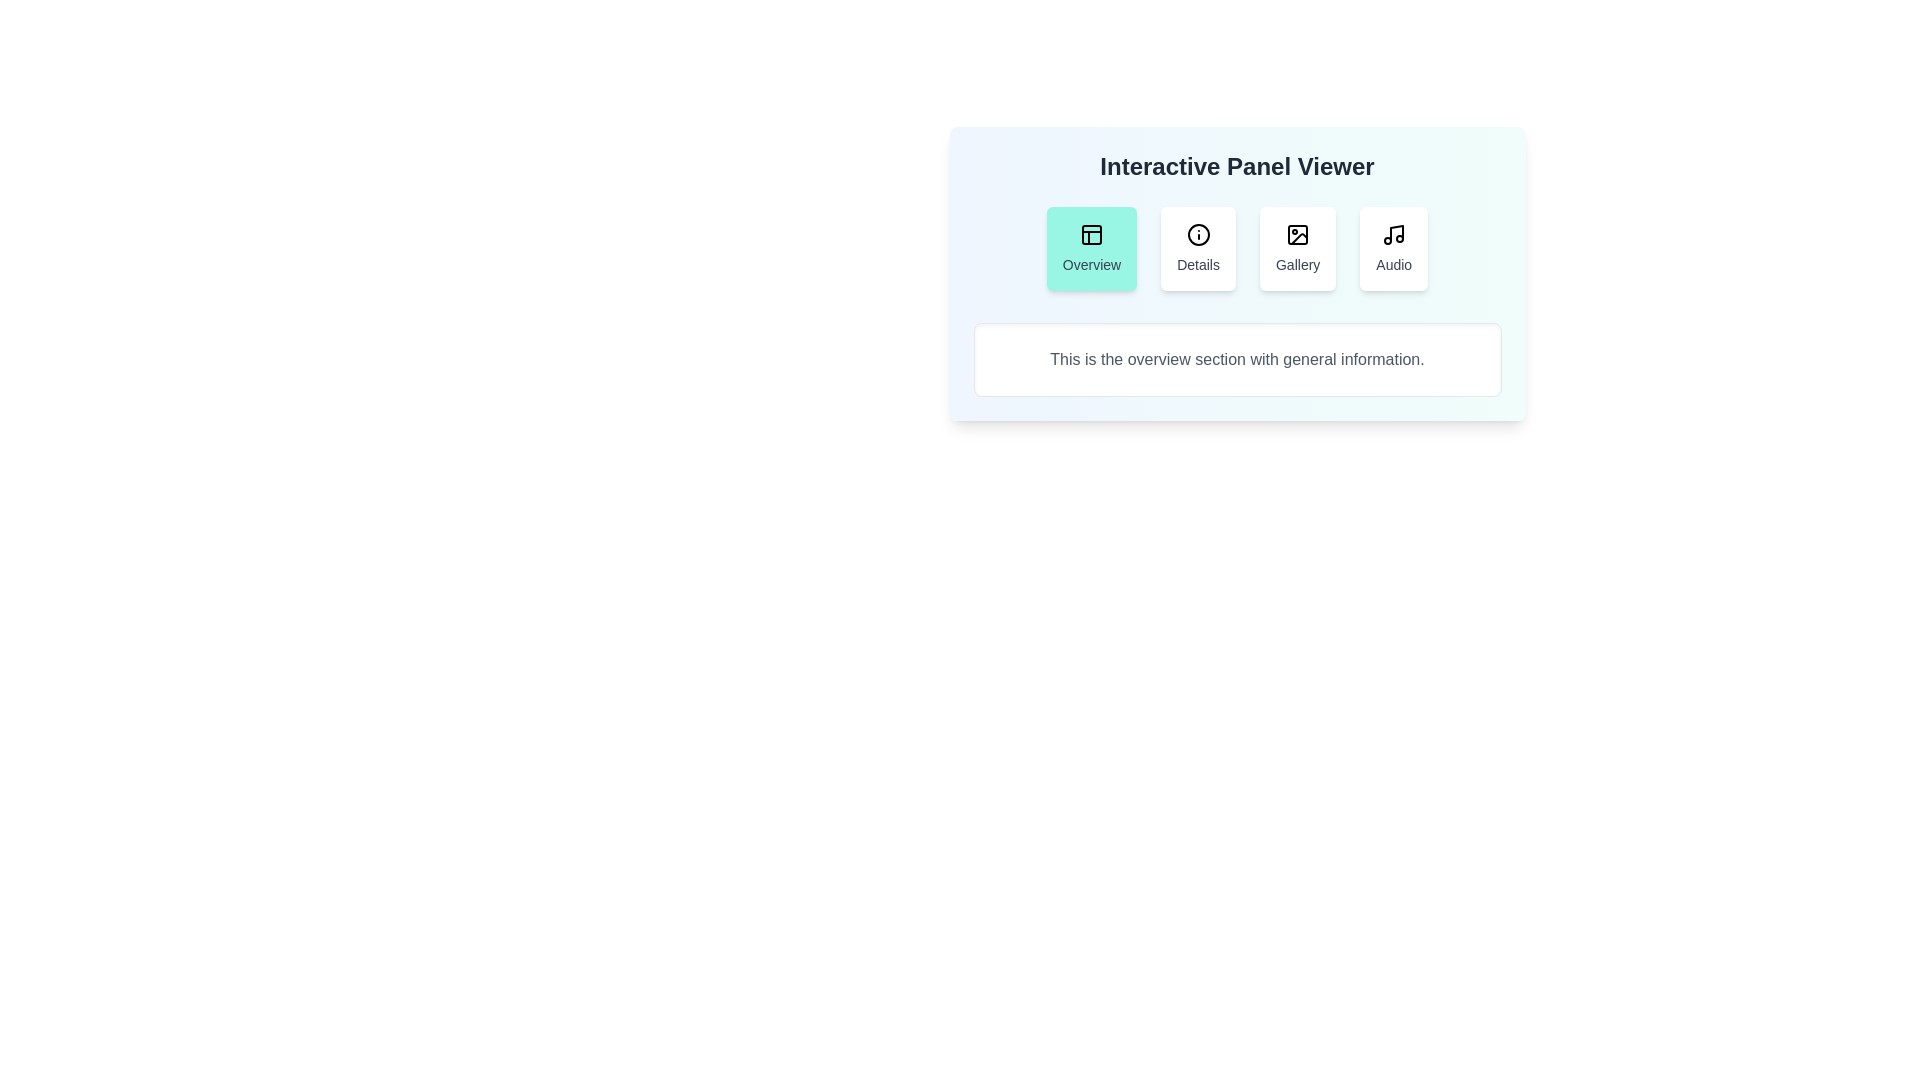 The width and height of the screenshot is (1920, 1080). I want to click on the 'Gallery' navigation button, which is the third item in the horizontal navigation bar located between the 'Details' and 'Audio' buttons, so click(1297, 248).